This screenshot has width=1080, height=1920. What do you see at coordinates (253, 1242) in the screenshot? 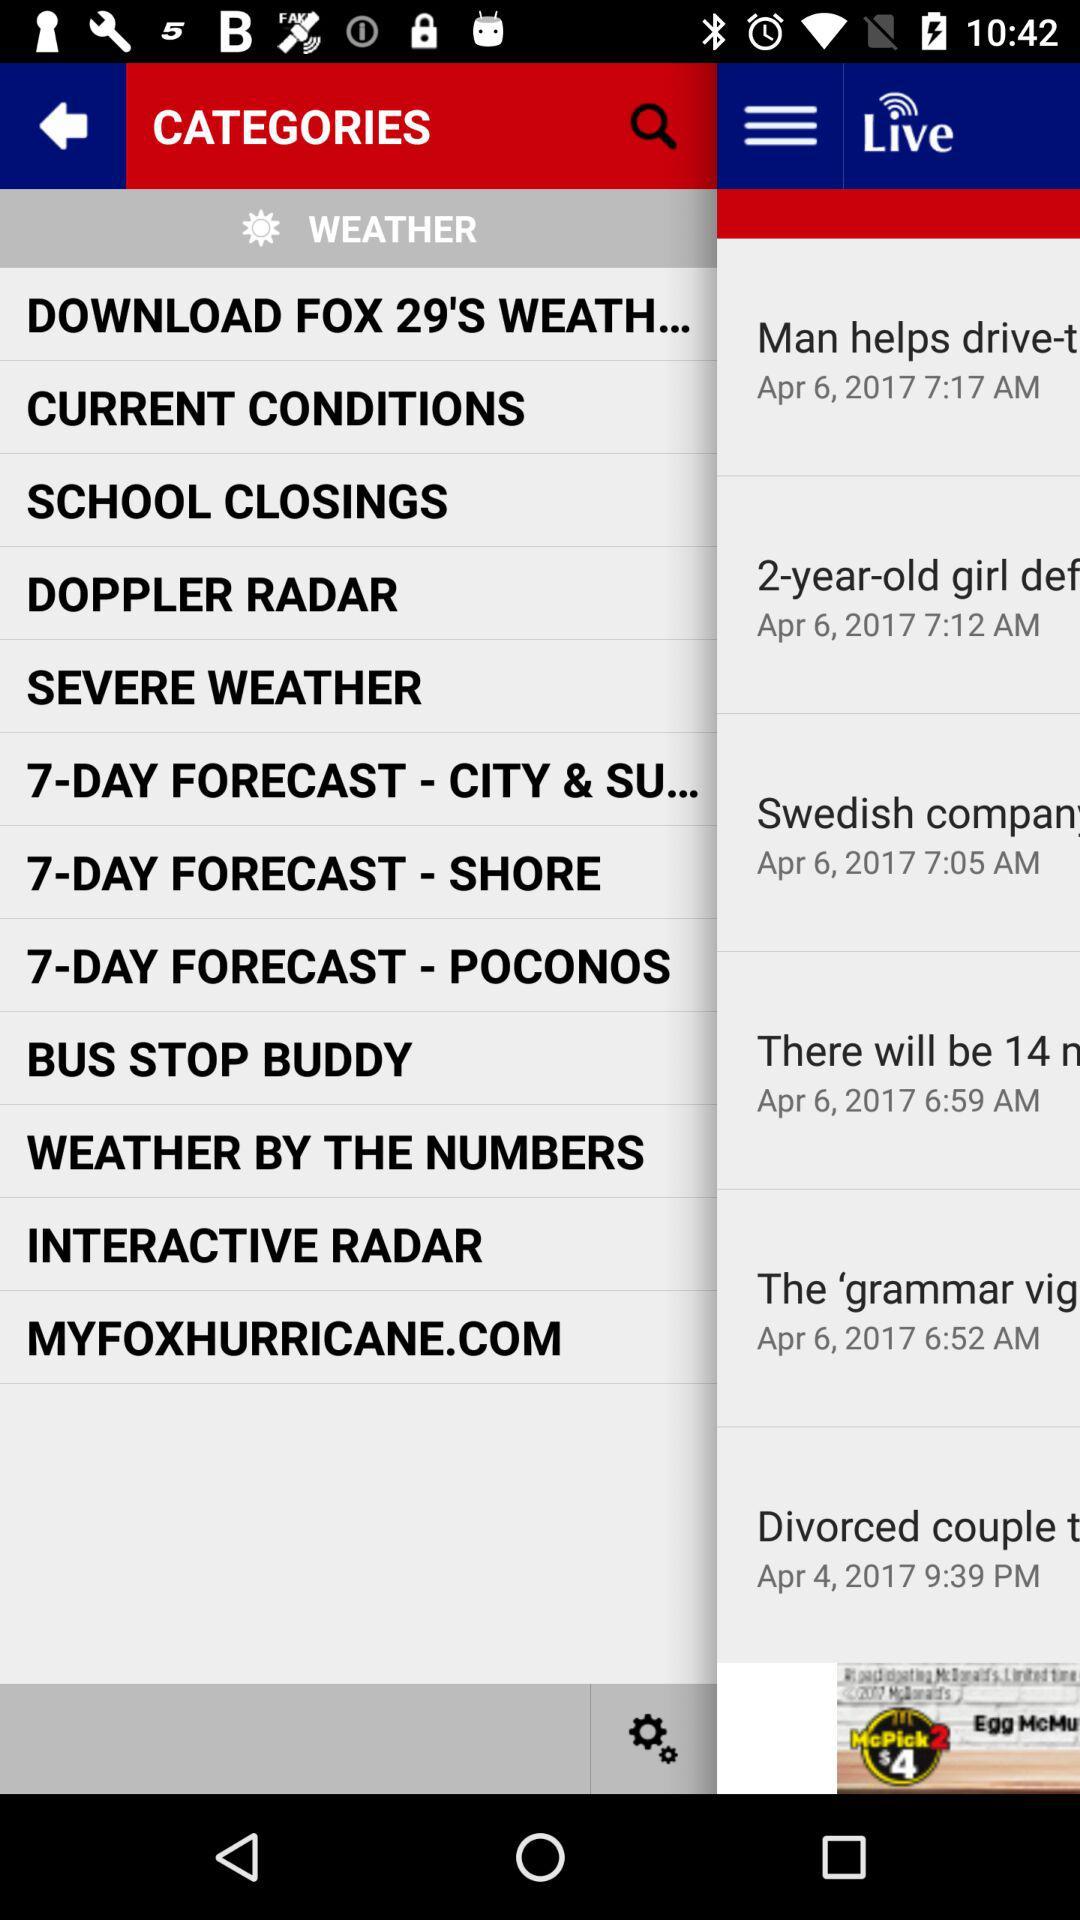
I see `interactive radar item` at bounding box center [253, 1242].